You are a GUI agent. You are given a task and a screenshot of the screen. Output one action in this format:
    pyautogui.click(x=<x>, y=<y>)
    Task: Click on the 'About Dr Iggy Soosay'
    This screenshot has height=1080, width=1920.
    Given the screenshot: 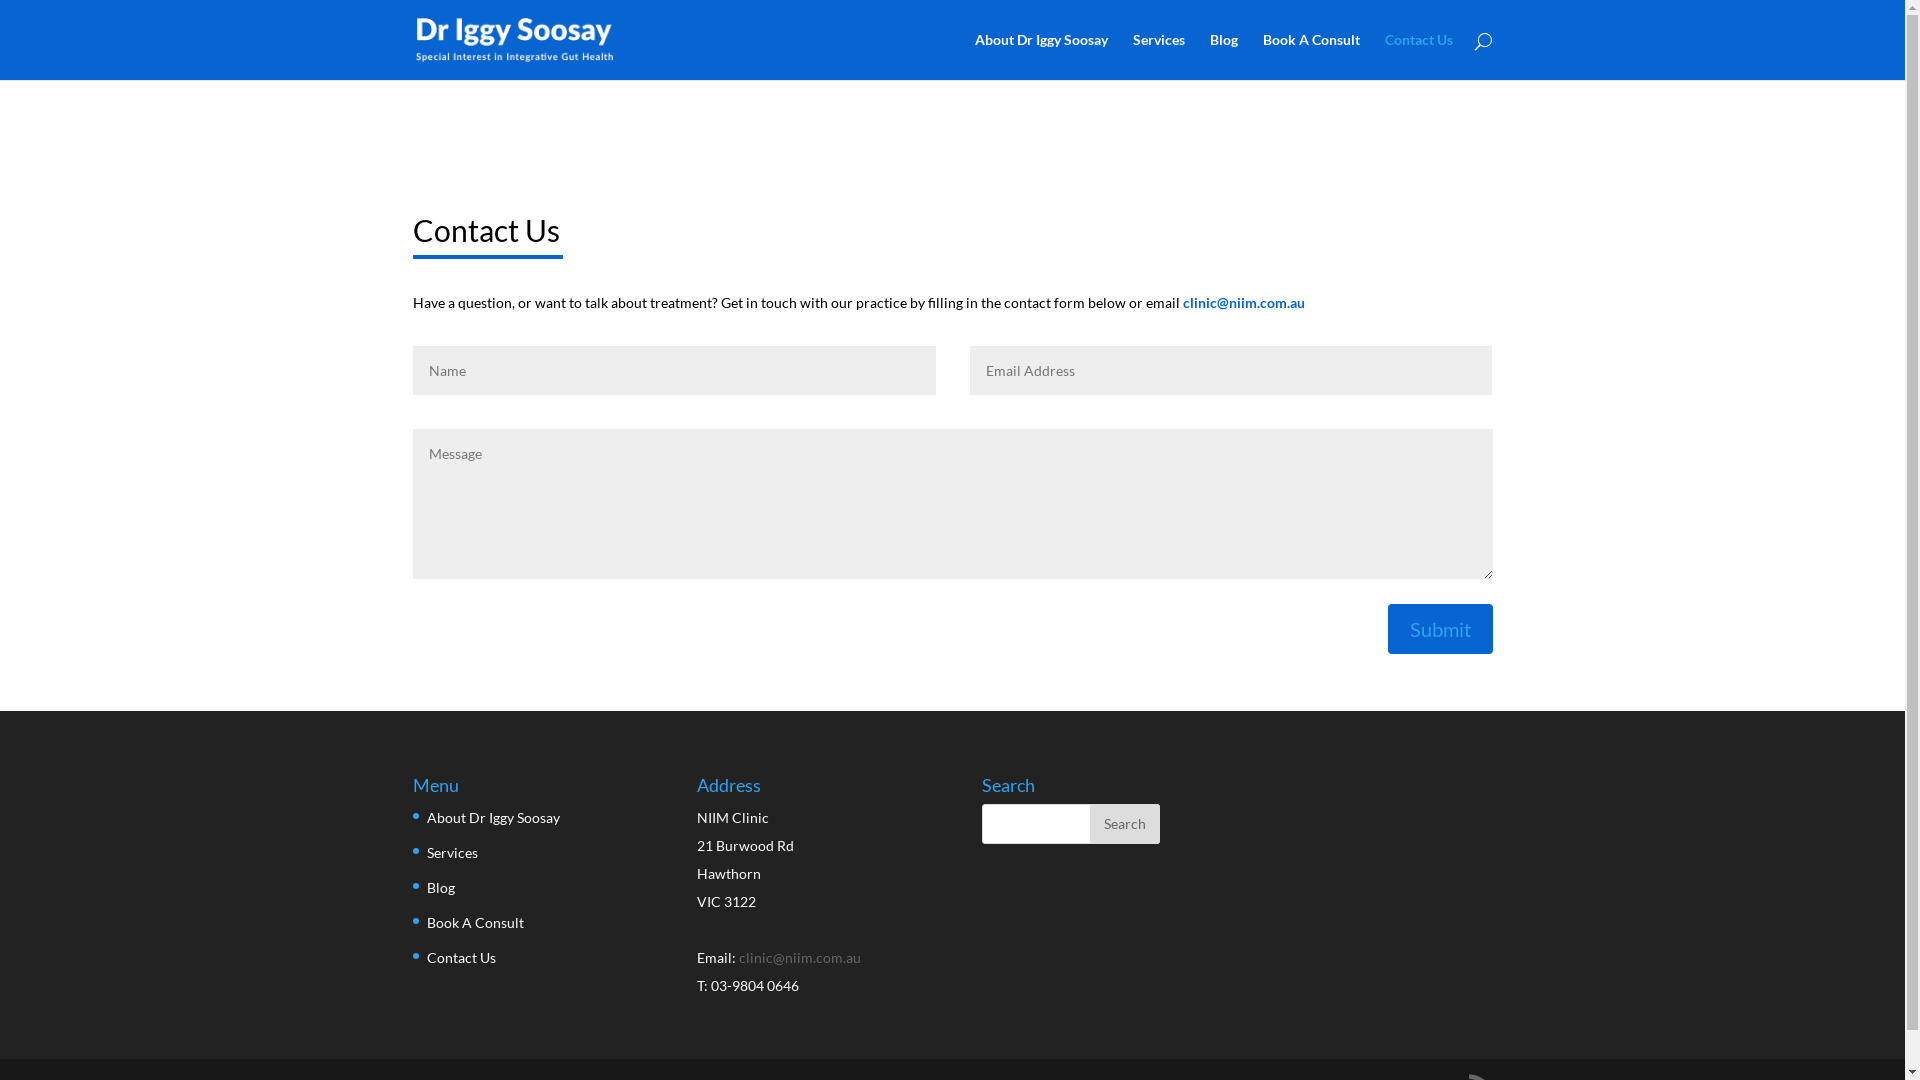 What is the action you would take?
    pyautogui.click(x=1040, y=55)
    